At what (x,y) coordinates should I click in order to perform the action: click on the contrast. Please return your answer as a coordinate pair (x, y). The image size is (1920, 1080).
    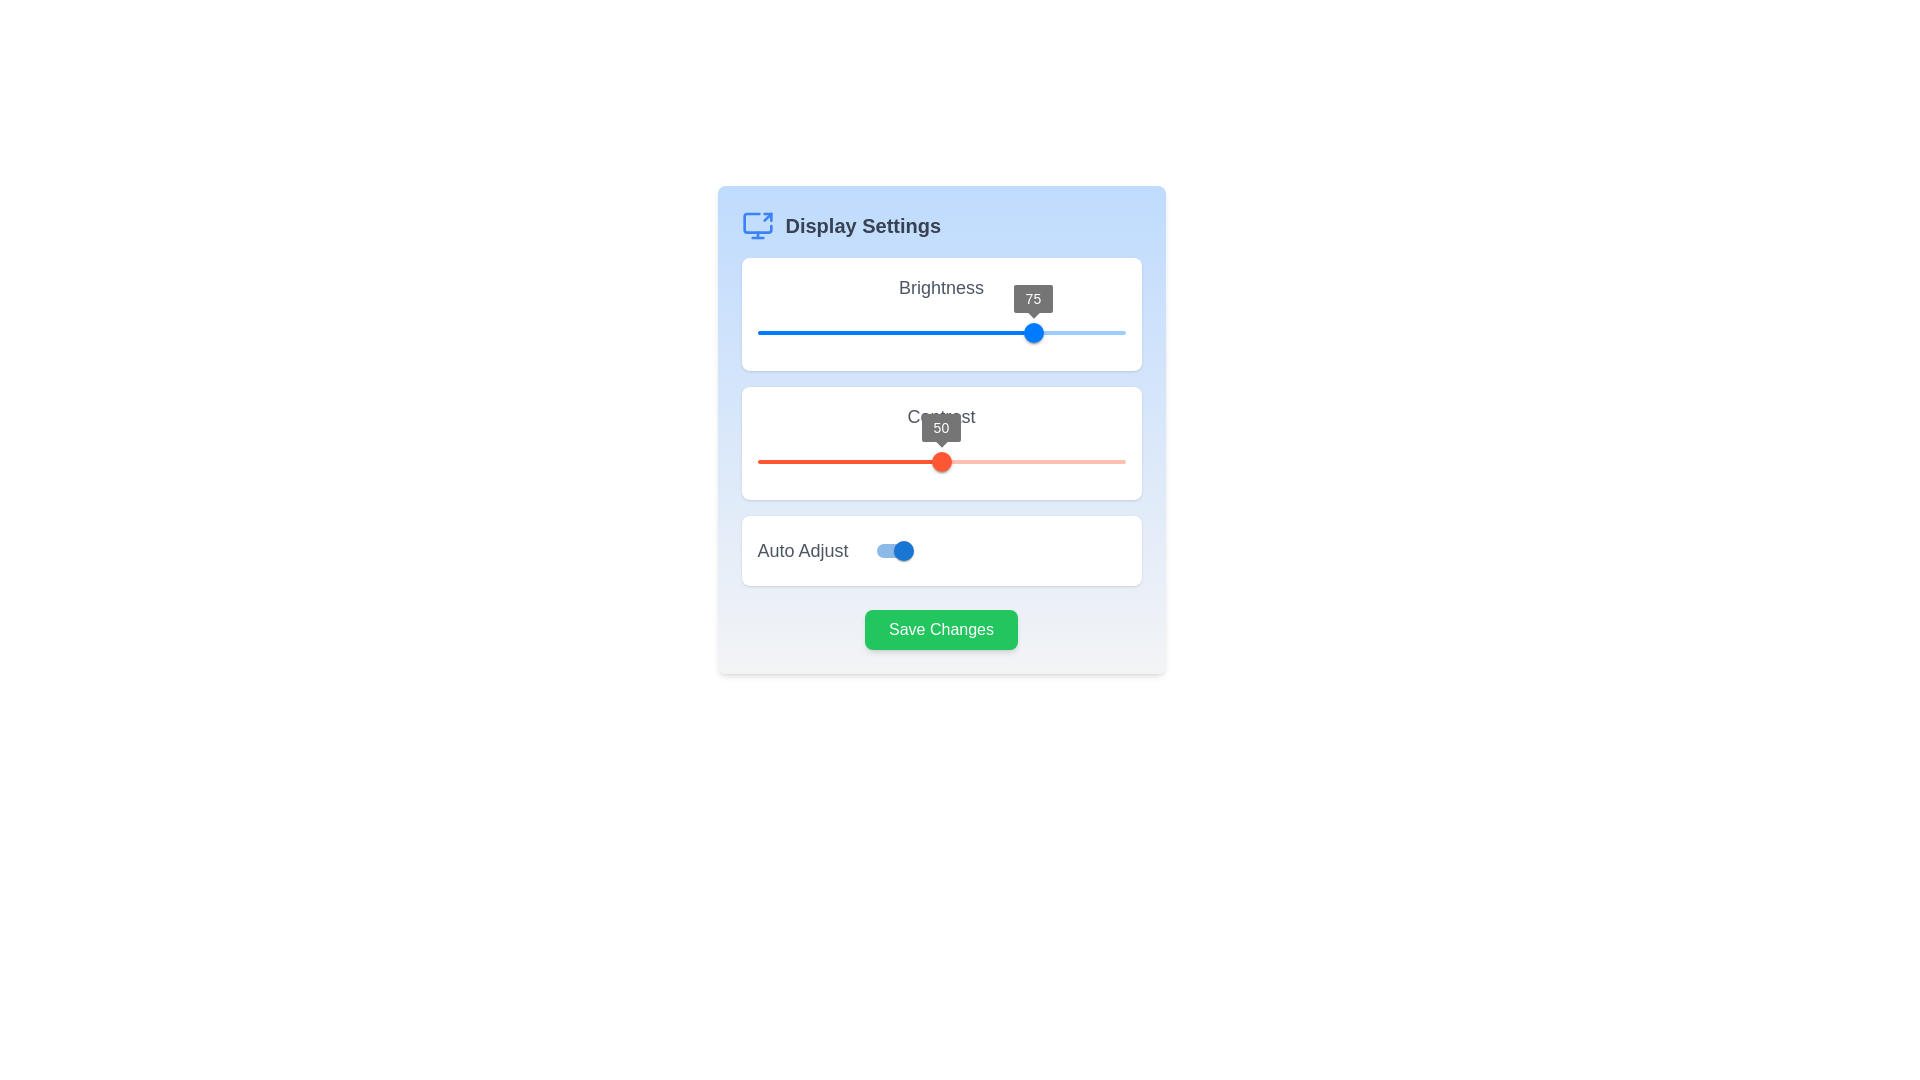
    Looking at the image, I should click on (968, 462).